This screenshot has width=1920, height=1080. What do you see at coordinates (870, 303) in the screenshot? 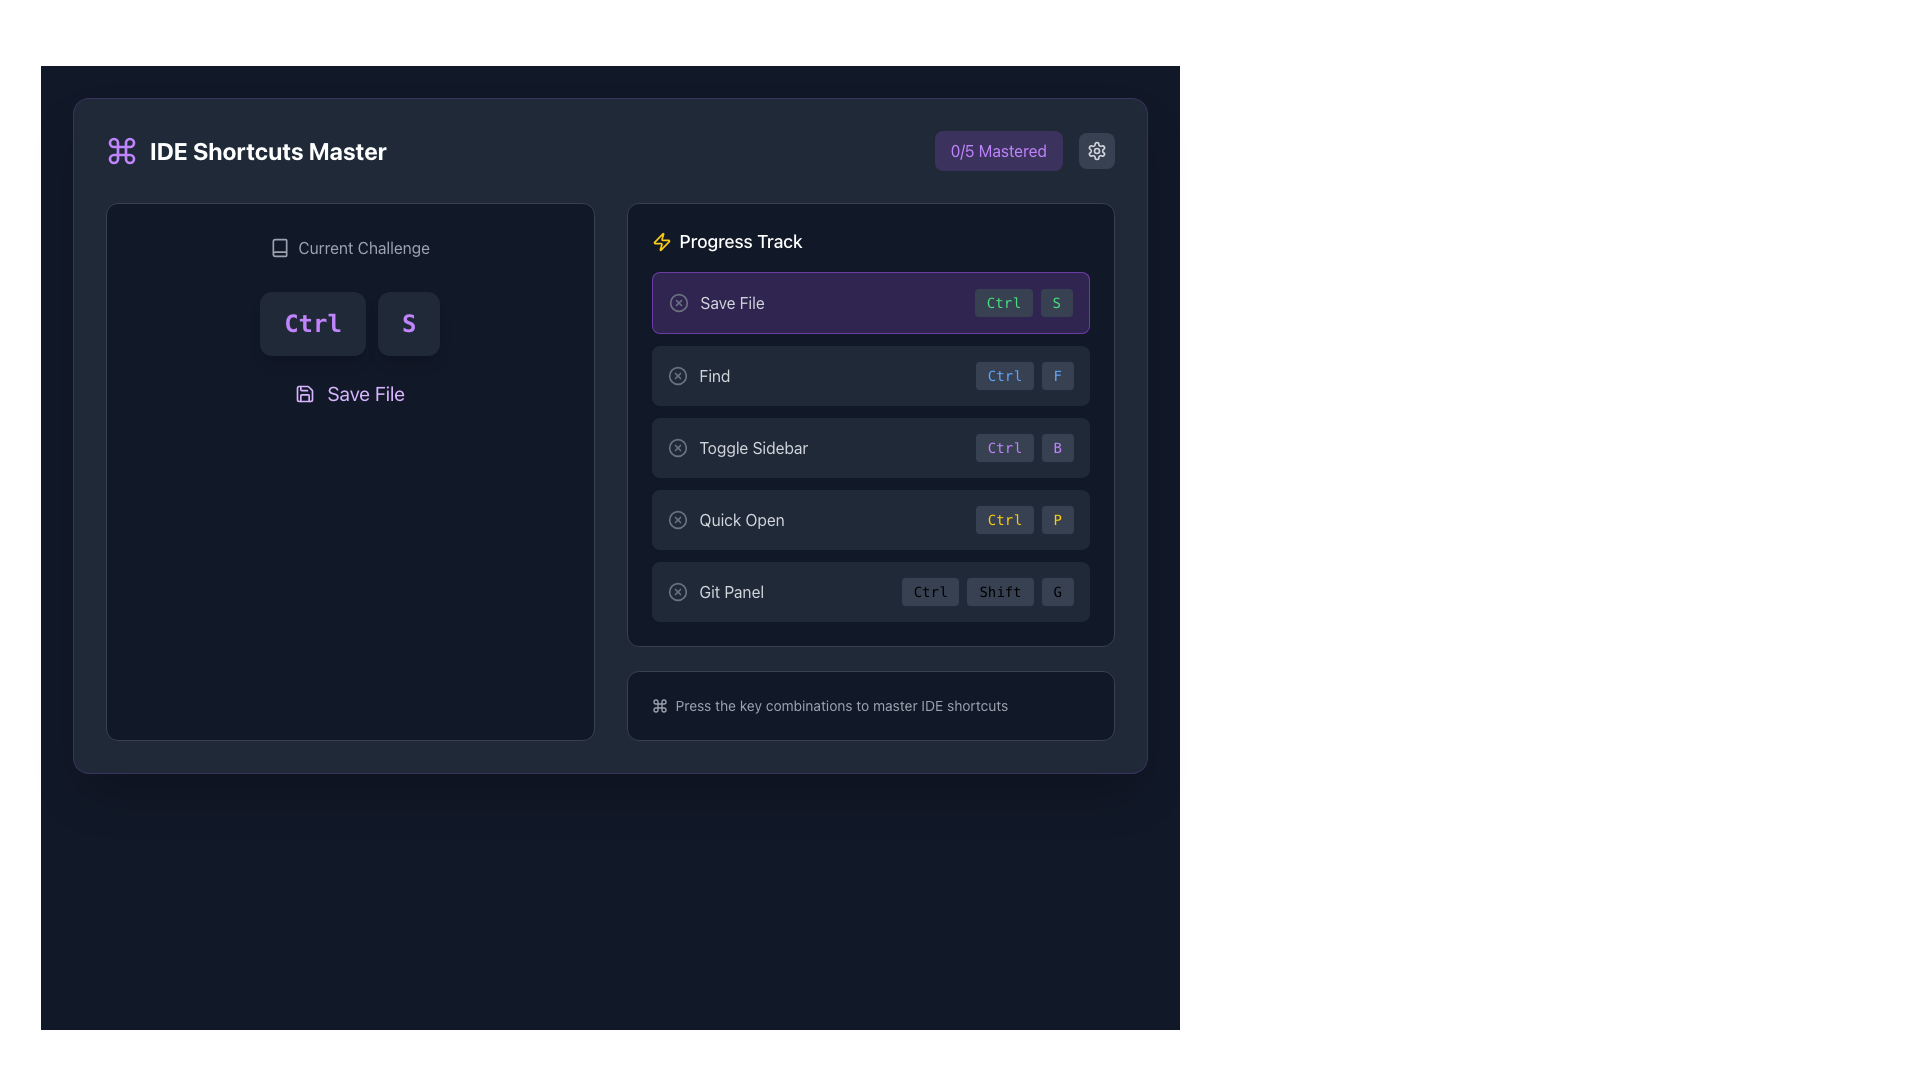
I see `the 'Save File' button, which is a horizontally rectangular button with a soft purple background located in the 'Progress Track' side panel` at bounding box center [870, 303].